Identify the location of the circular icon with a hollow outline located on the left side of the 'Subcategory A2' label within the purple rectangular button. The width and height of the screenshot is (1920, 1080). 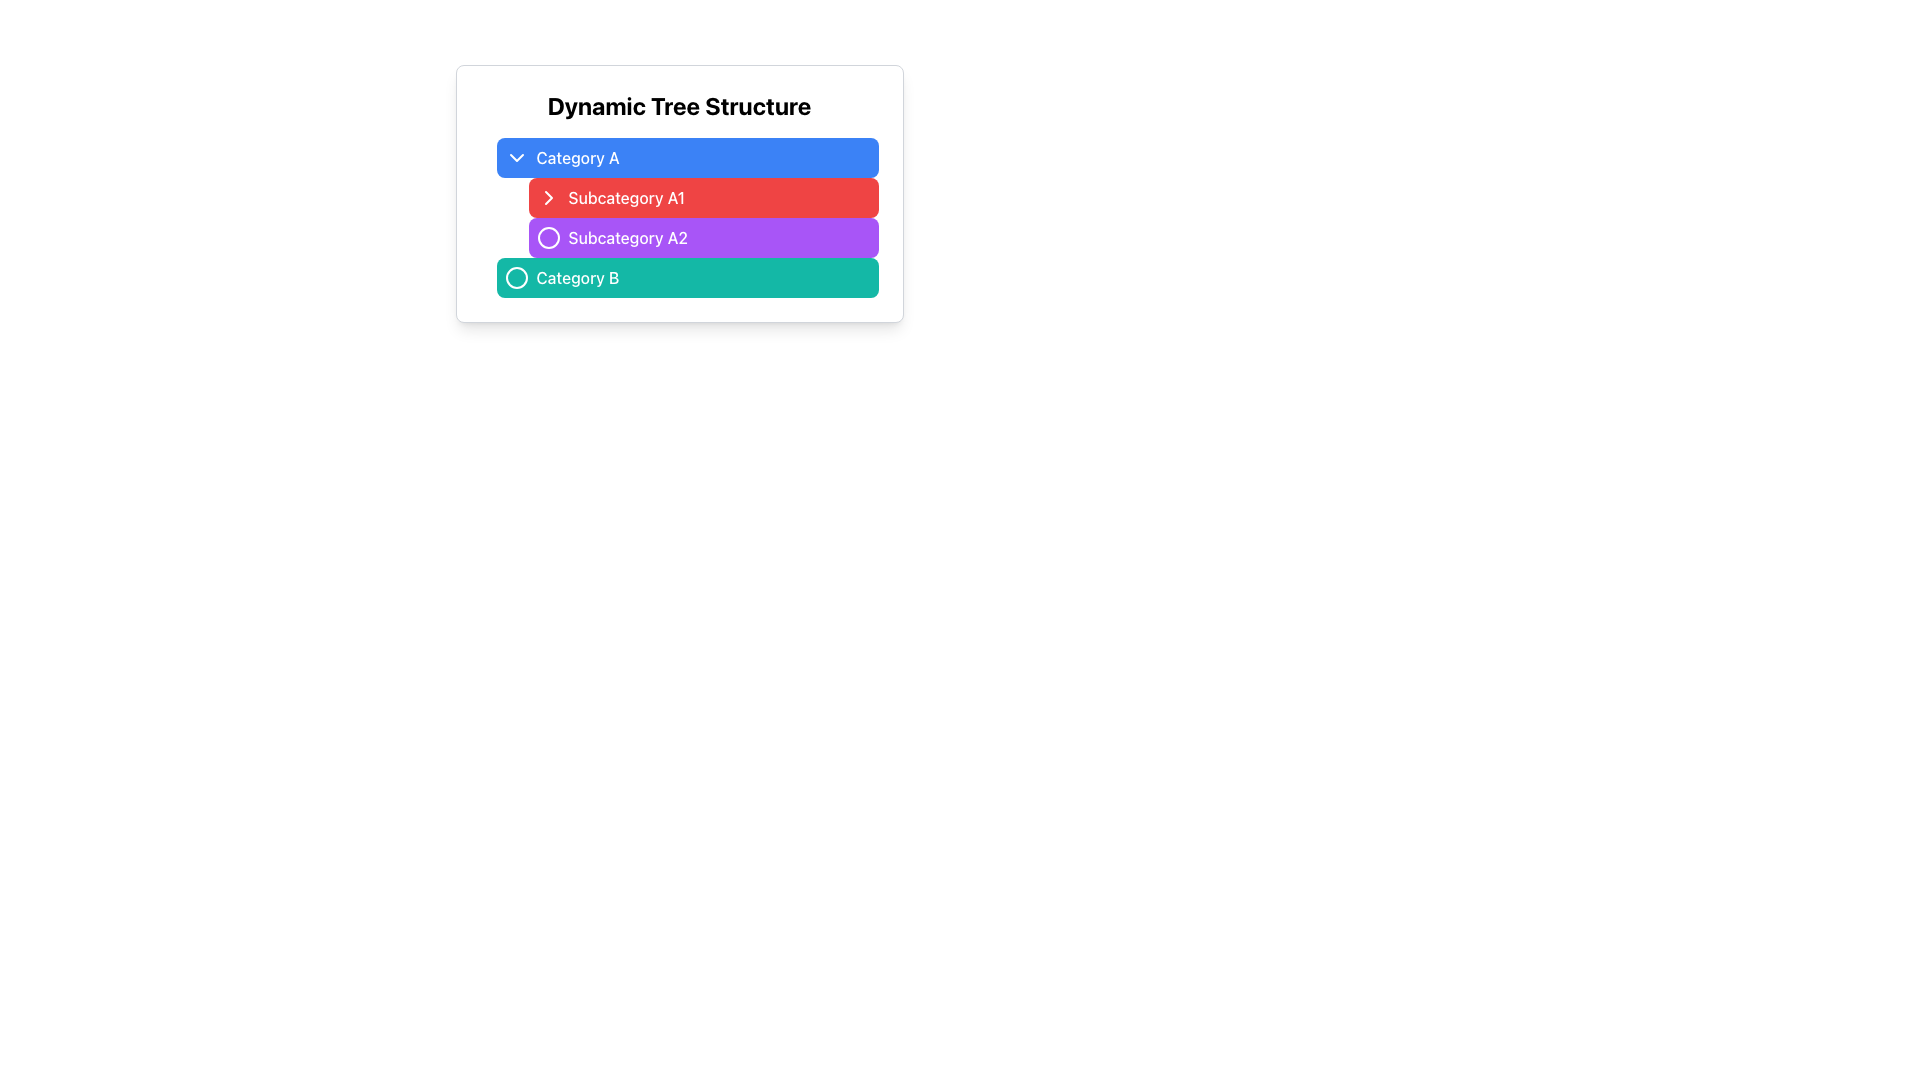
(548, 237).